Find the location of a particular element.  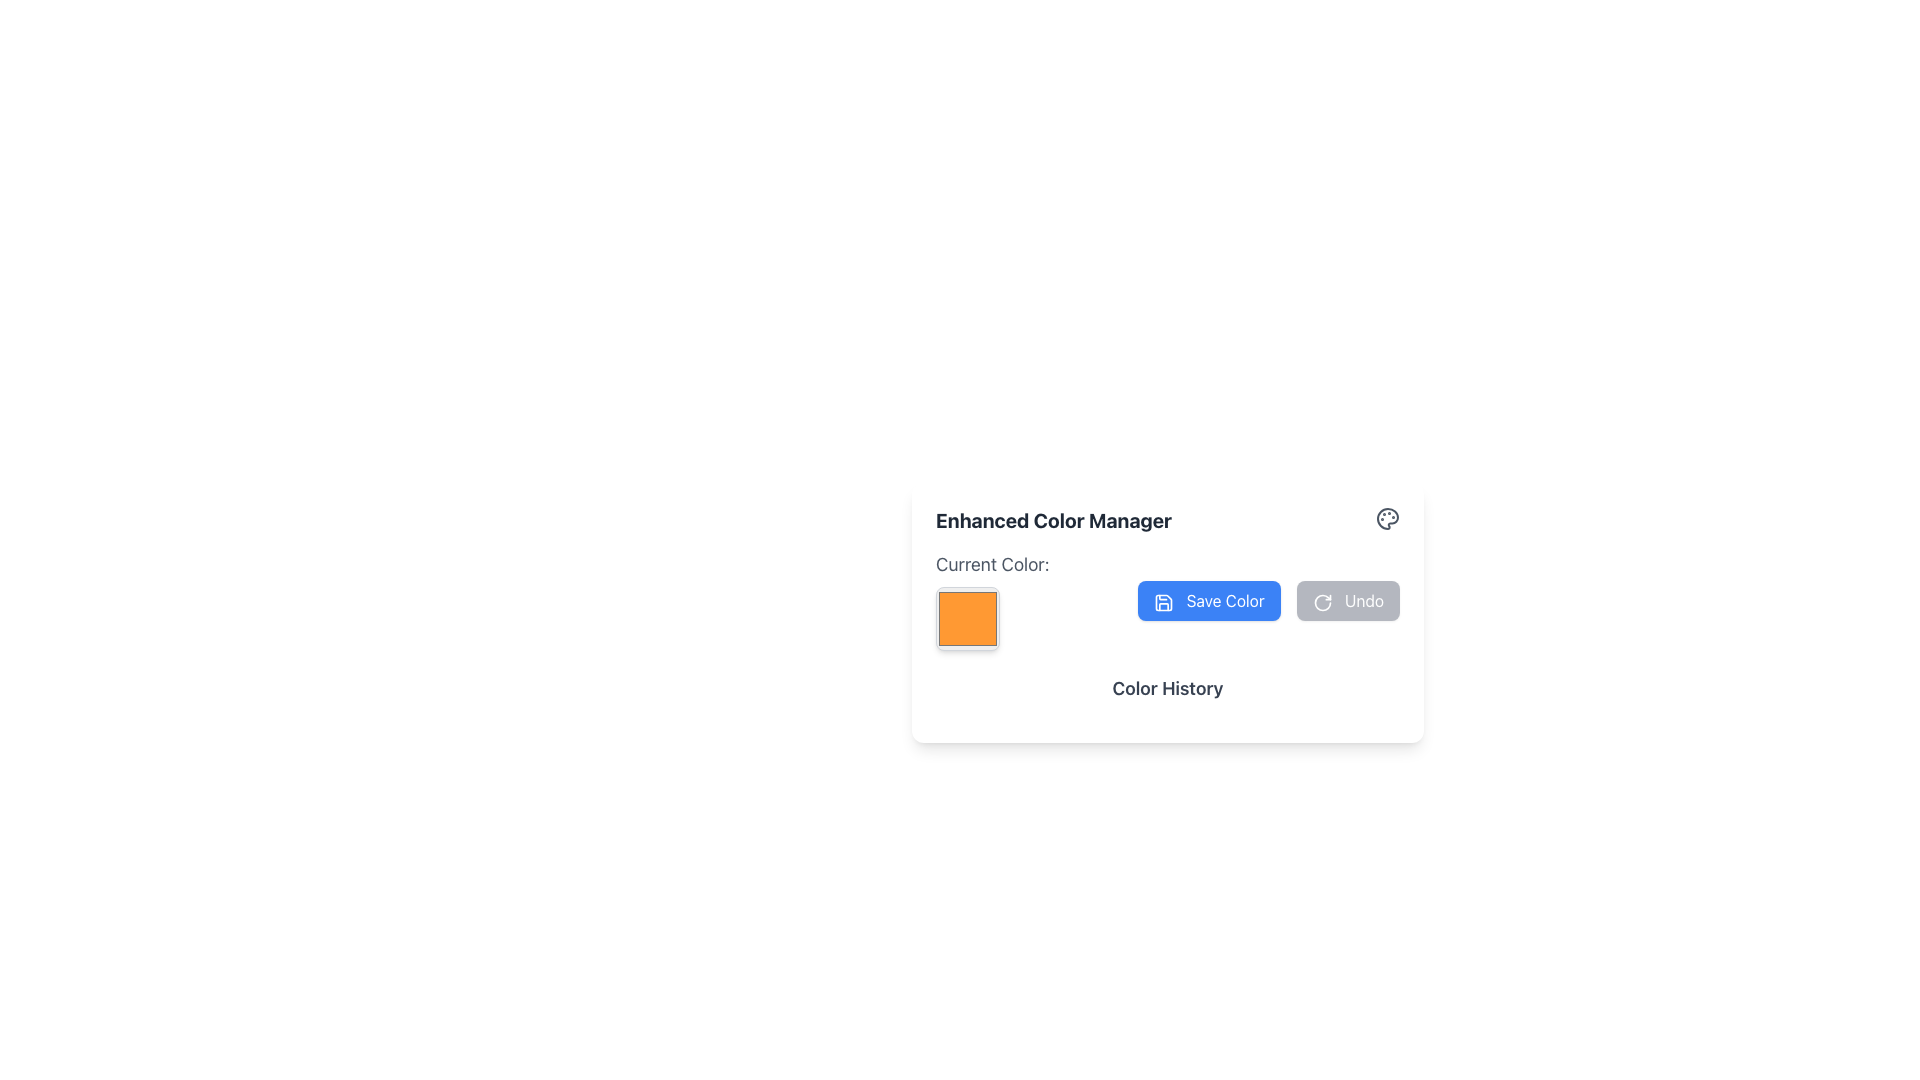

the 'Save Color' button, which is a rectangular button with rounded corners, blue background, and white text, located between the 'Current Color:' display and the 'Undo' button is located at coordinates (1208, 600).